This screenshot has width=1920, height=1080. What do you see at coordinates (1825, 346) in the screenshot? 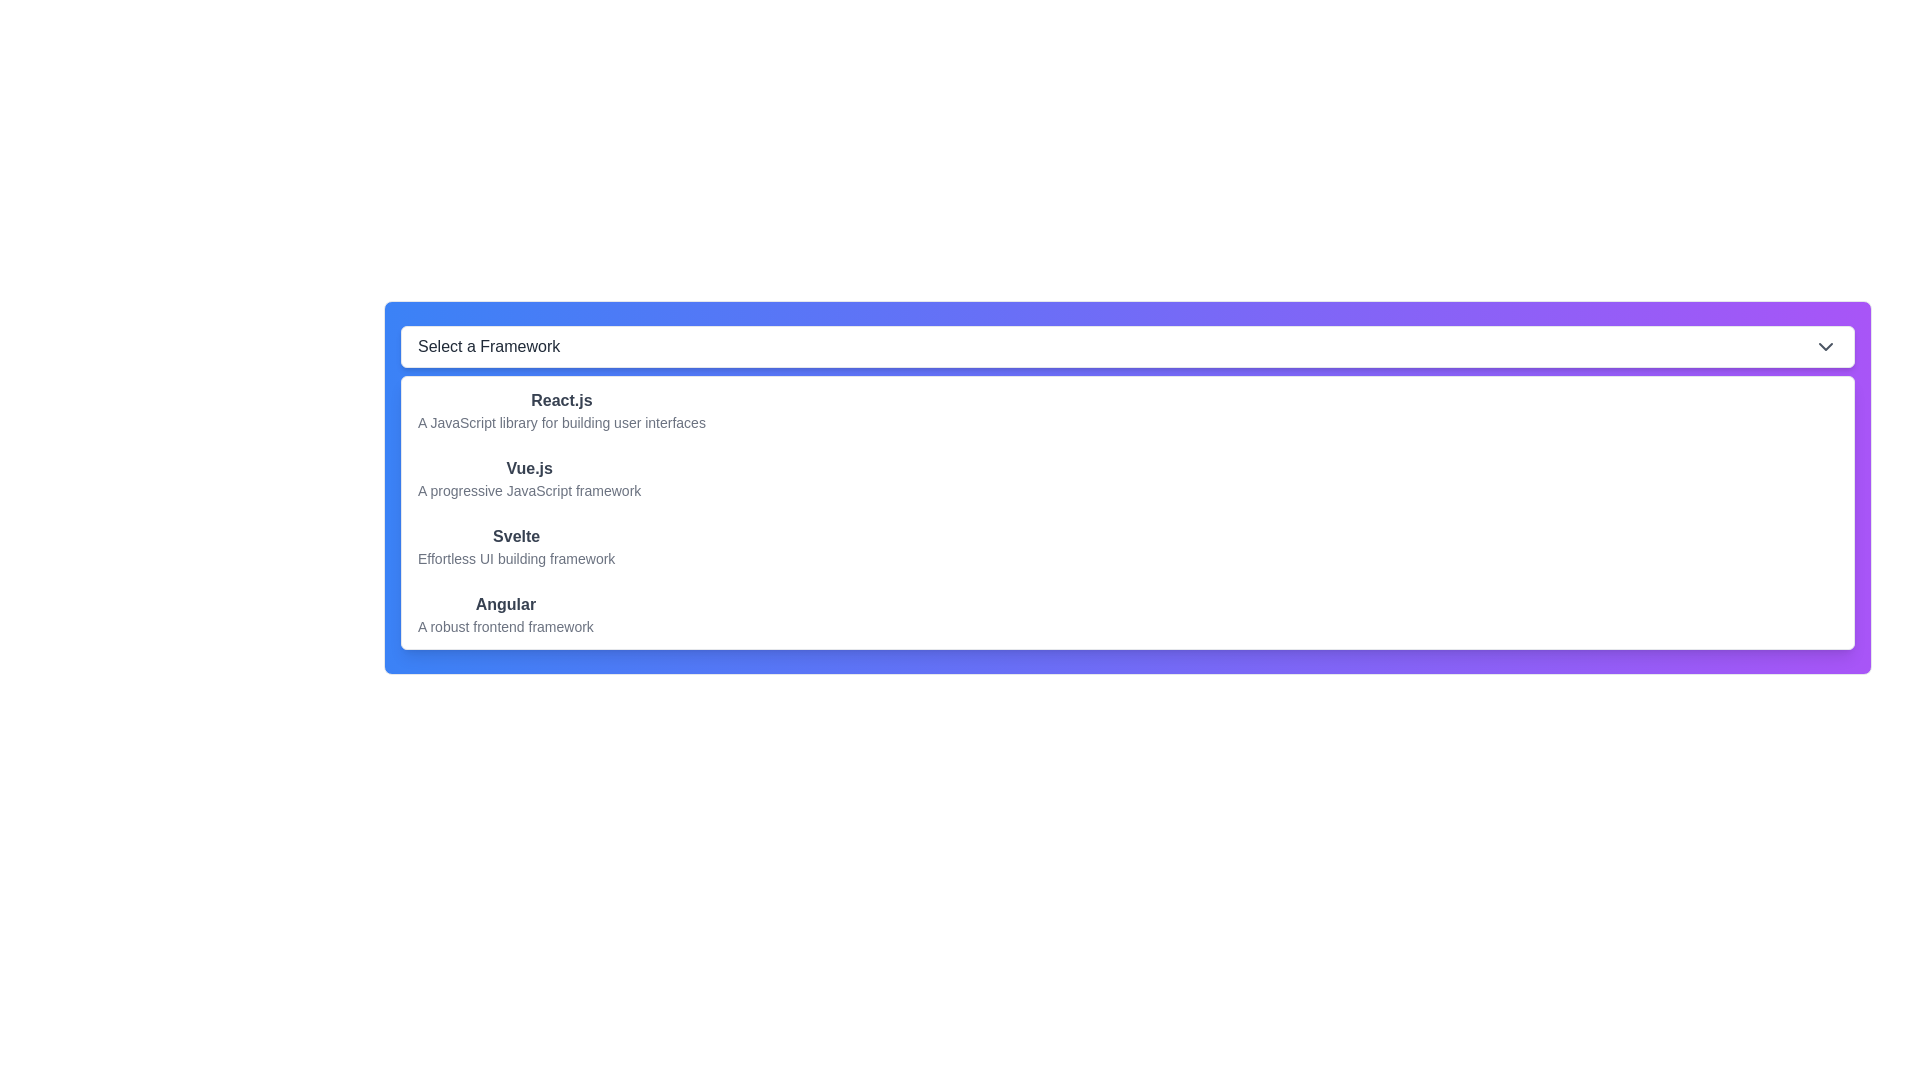
I see `the downward-pointing chevron icon located at the rightmost edge of the 'Select a Framework' dropdown selector to indicate interactivity` at bounding box center [1825, 346].